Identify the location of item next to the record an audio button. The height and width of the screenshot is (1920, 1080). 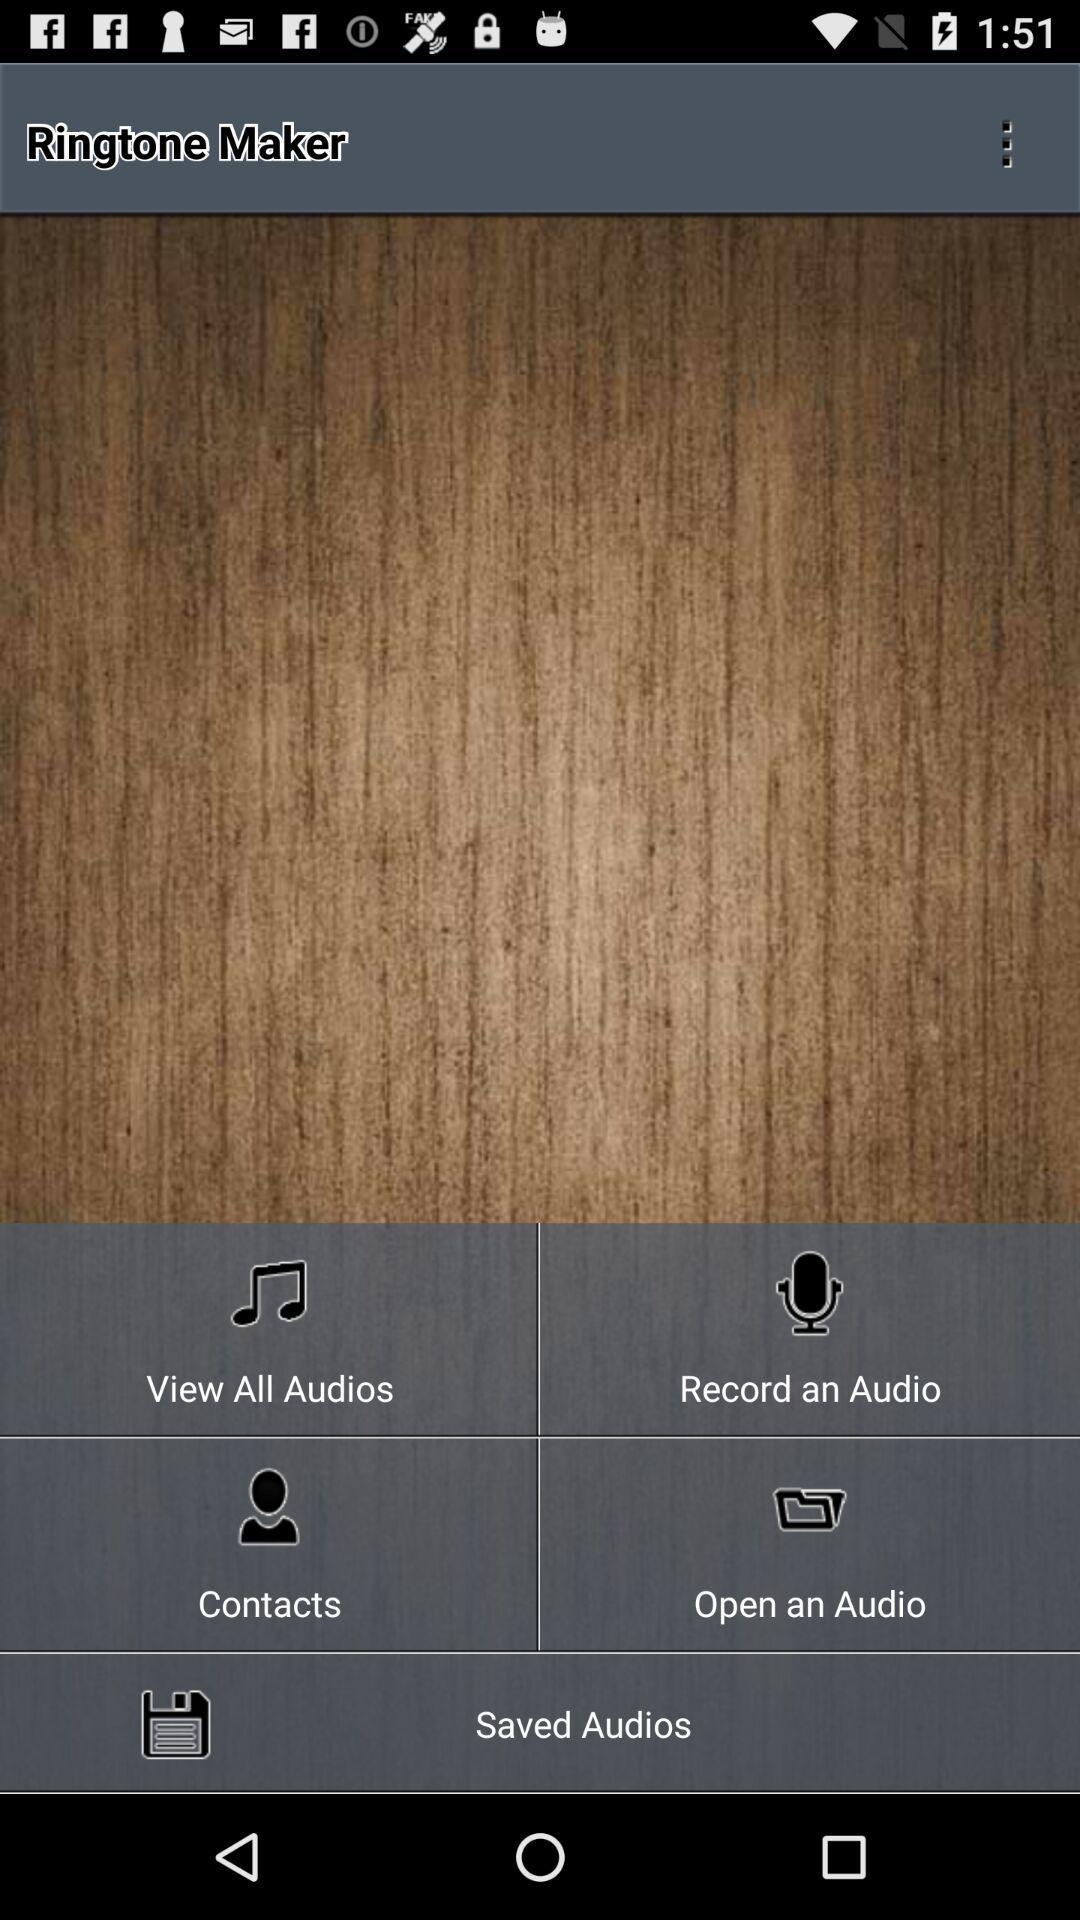
(270, 1545).